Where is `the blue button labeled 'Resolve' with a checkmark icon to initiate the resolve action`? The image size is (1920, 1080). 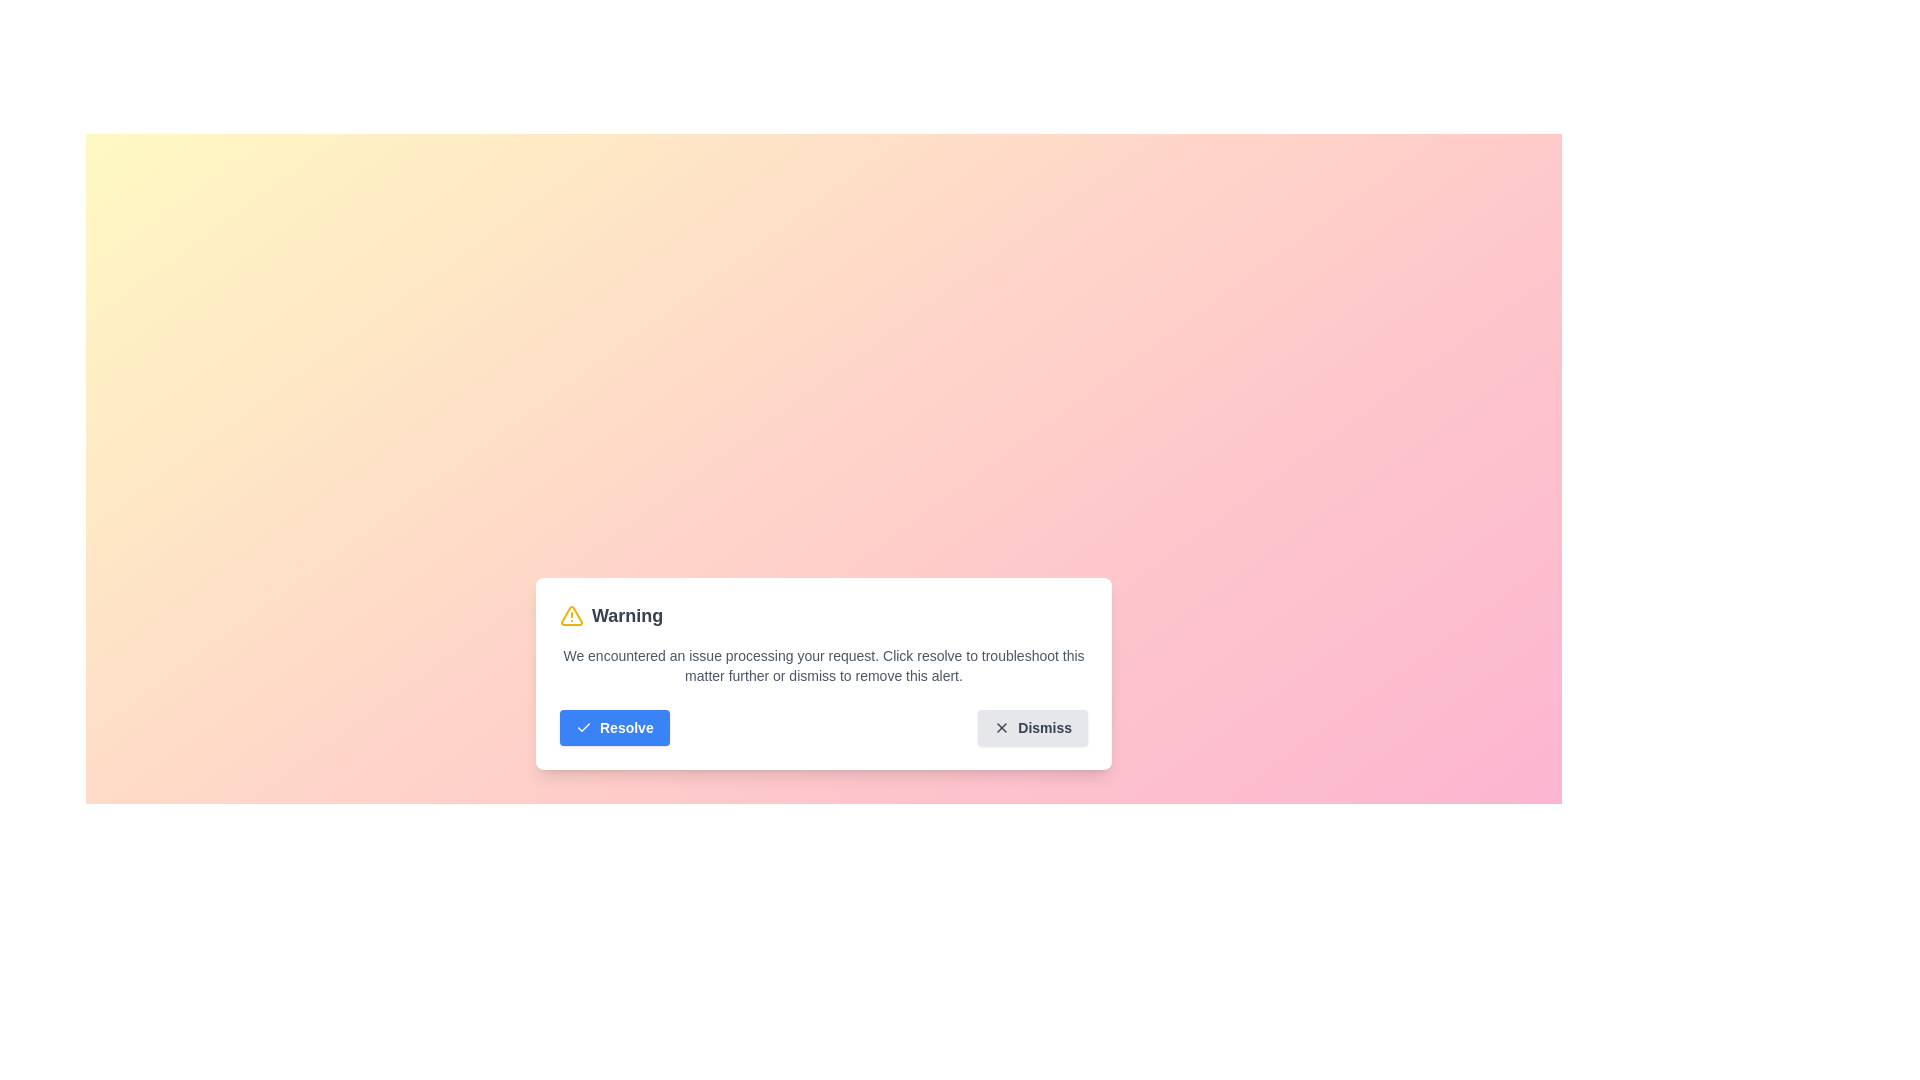
the blue button labeled 'Resolve' with a checkmark icon to initiate the resolve action is located at coordinates (613, 728).